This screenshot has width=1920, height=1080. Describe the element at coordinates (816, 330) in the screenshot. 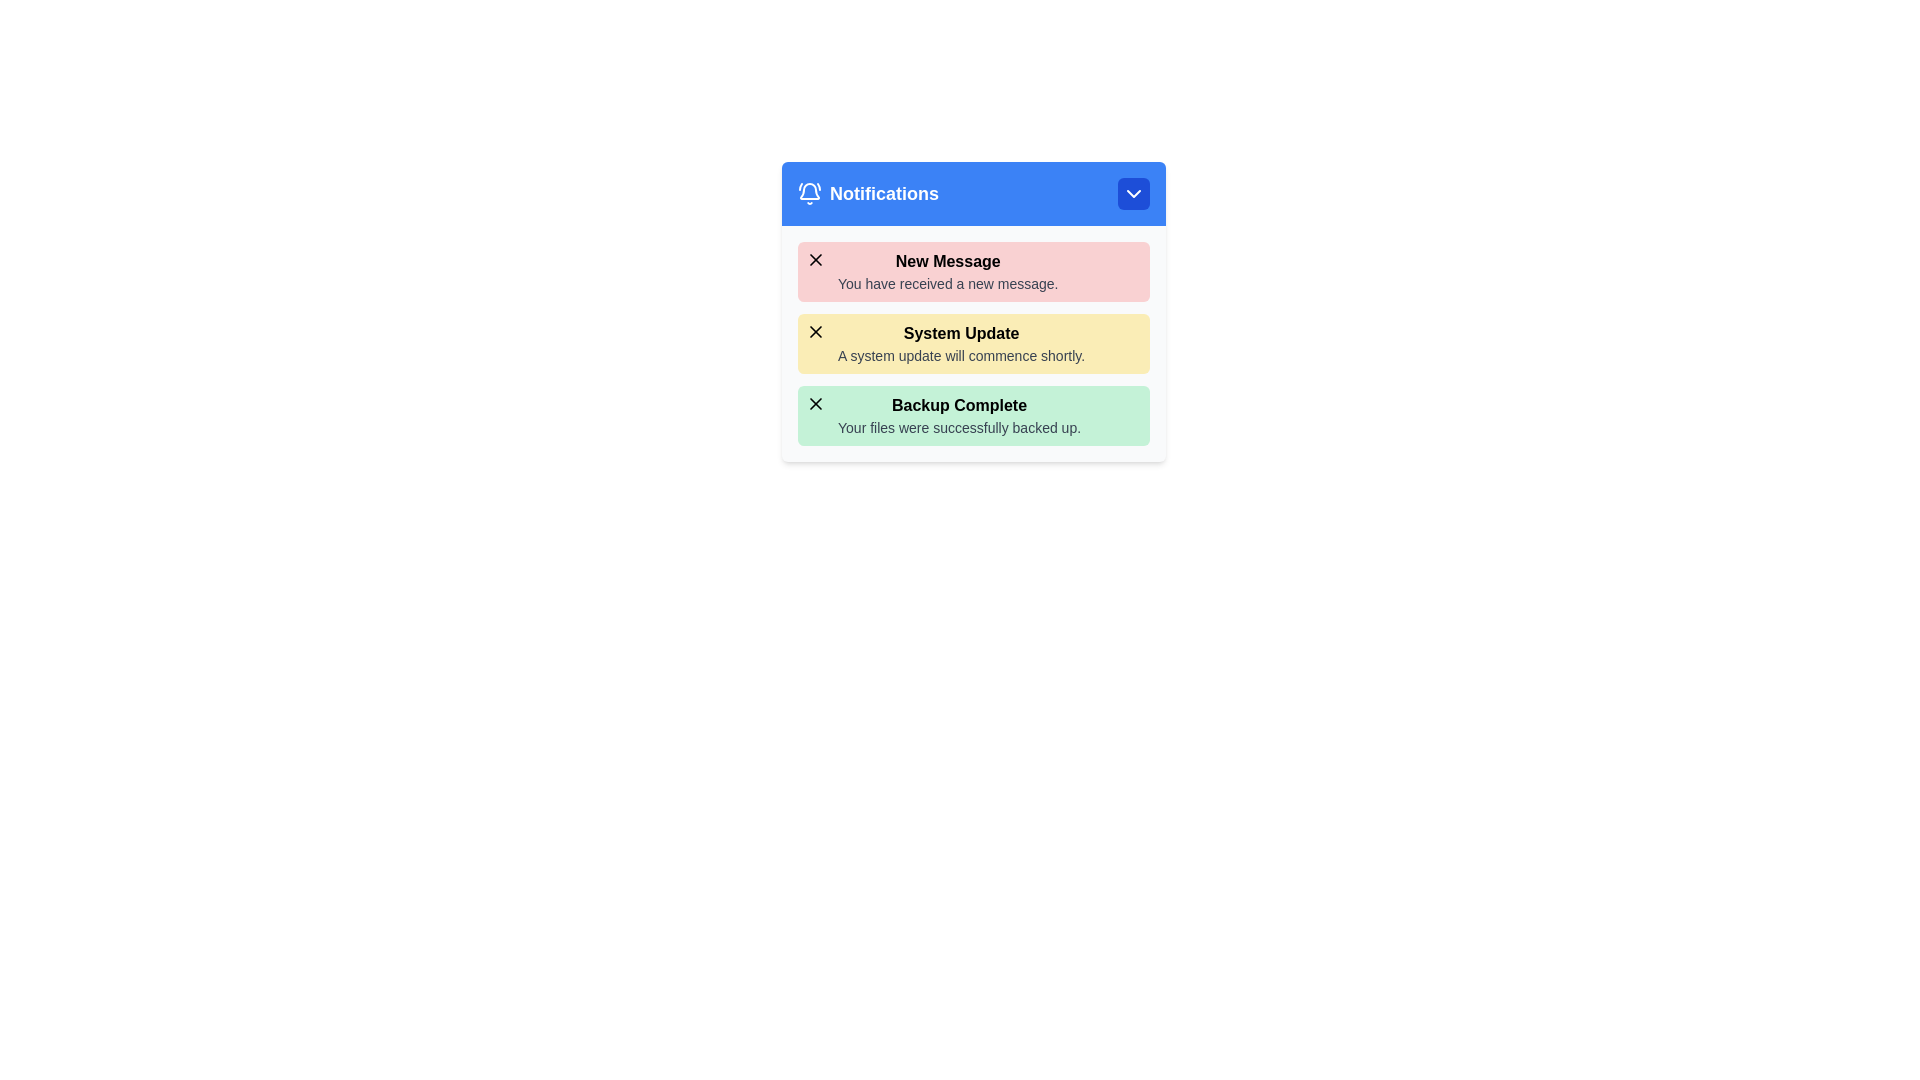

I see `the small 'X' close icon located within the 'System Update' notification panel` at that location.